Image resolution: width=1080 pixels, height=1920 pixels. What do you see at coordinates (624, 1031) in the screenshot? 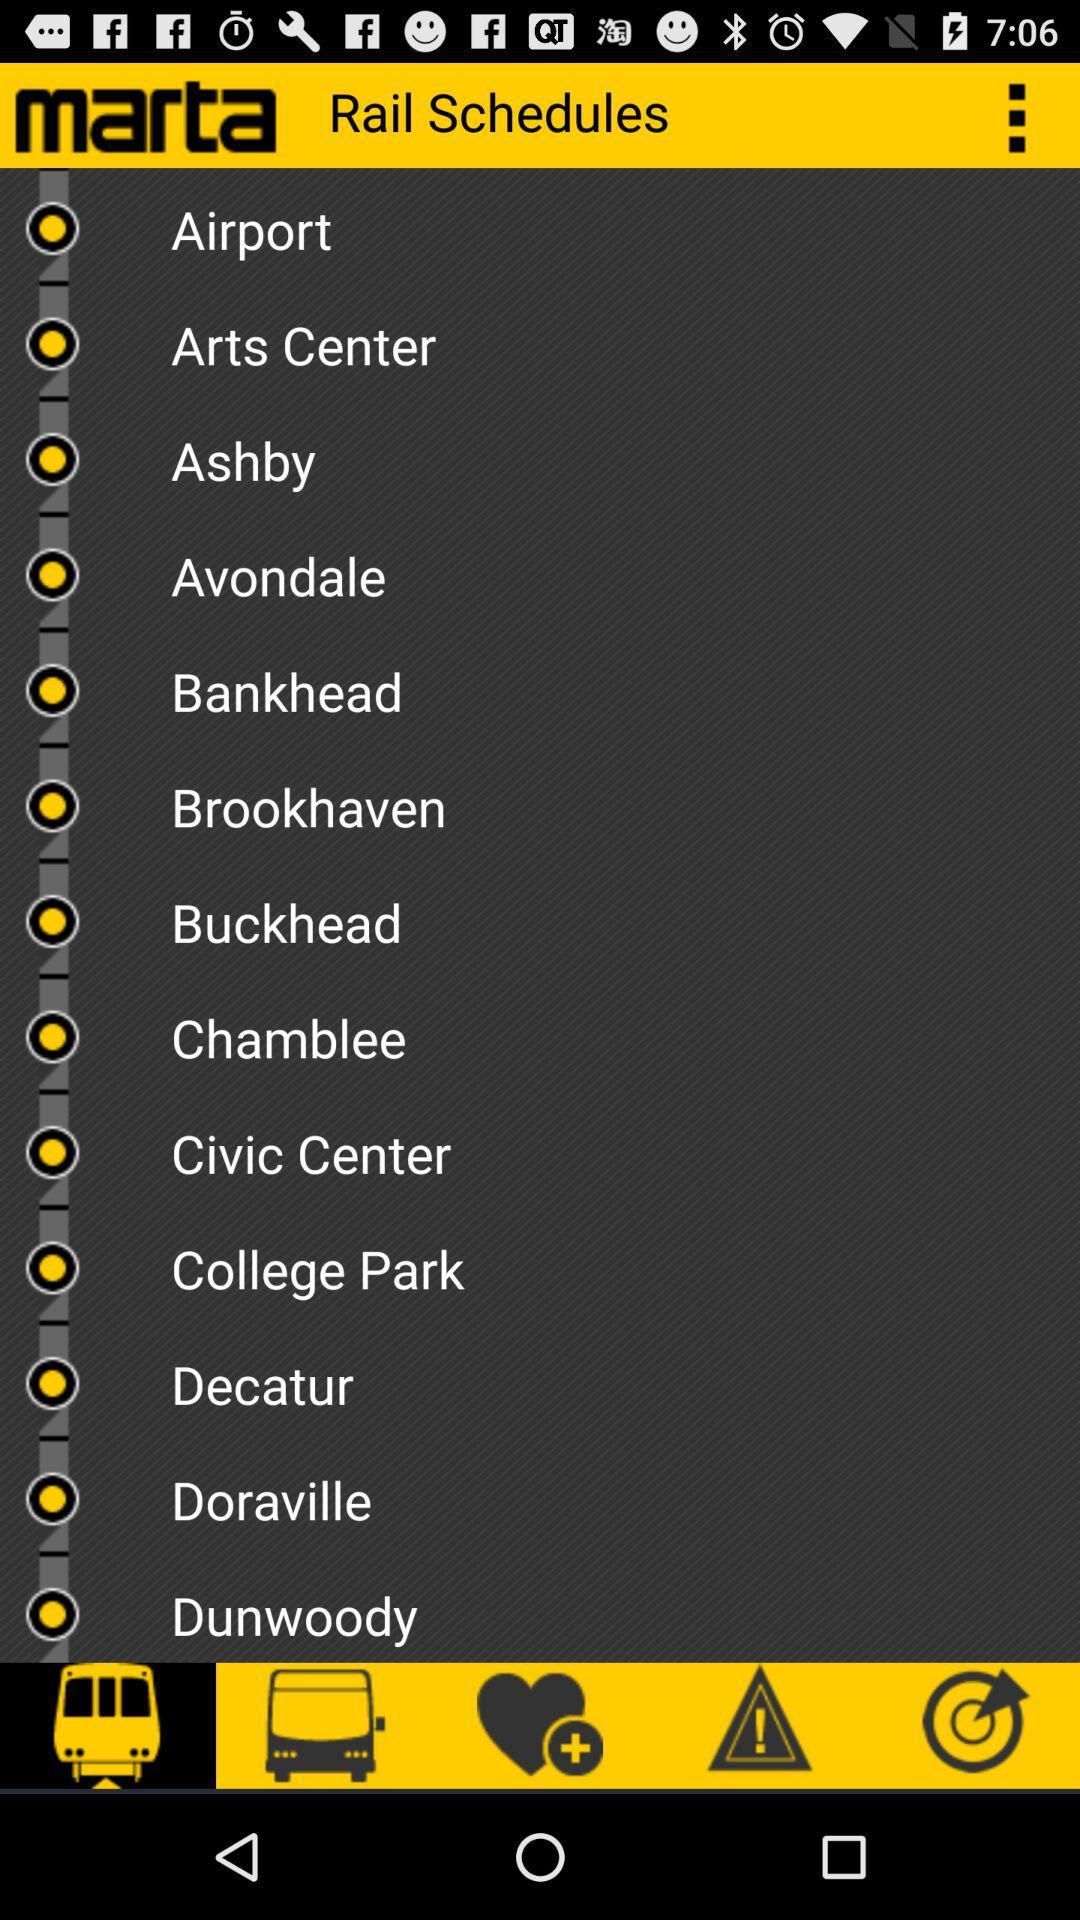
I see `the icon below the buckhead item` at bounding box center [624, 1031].